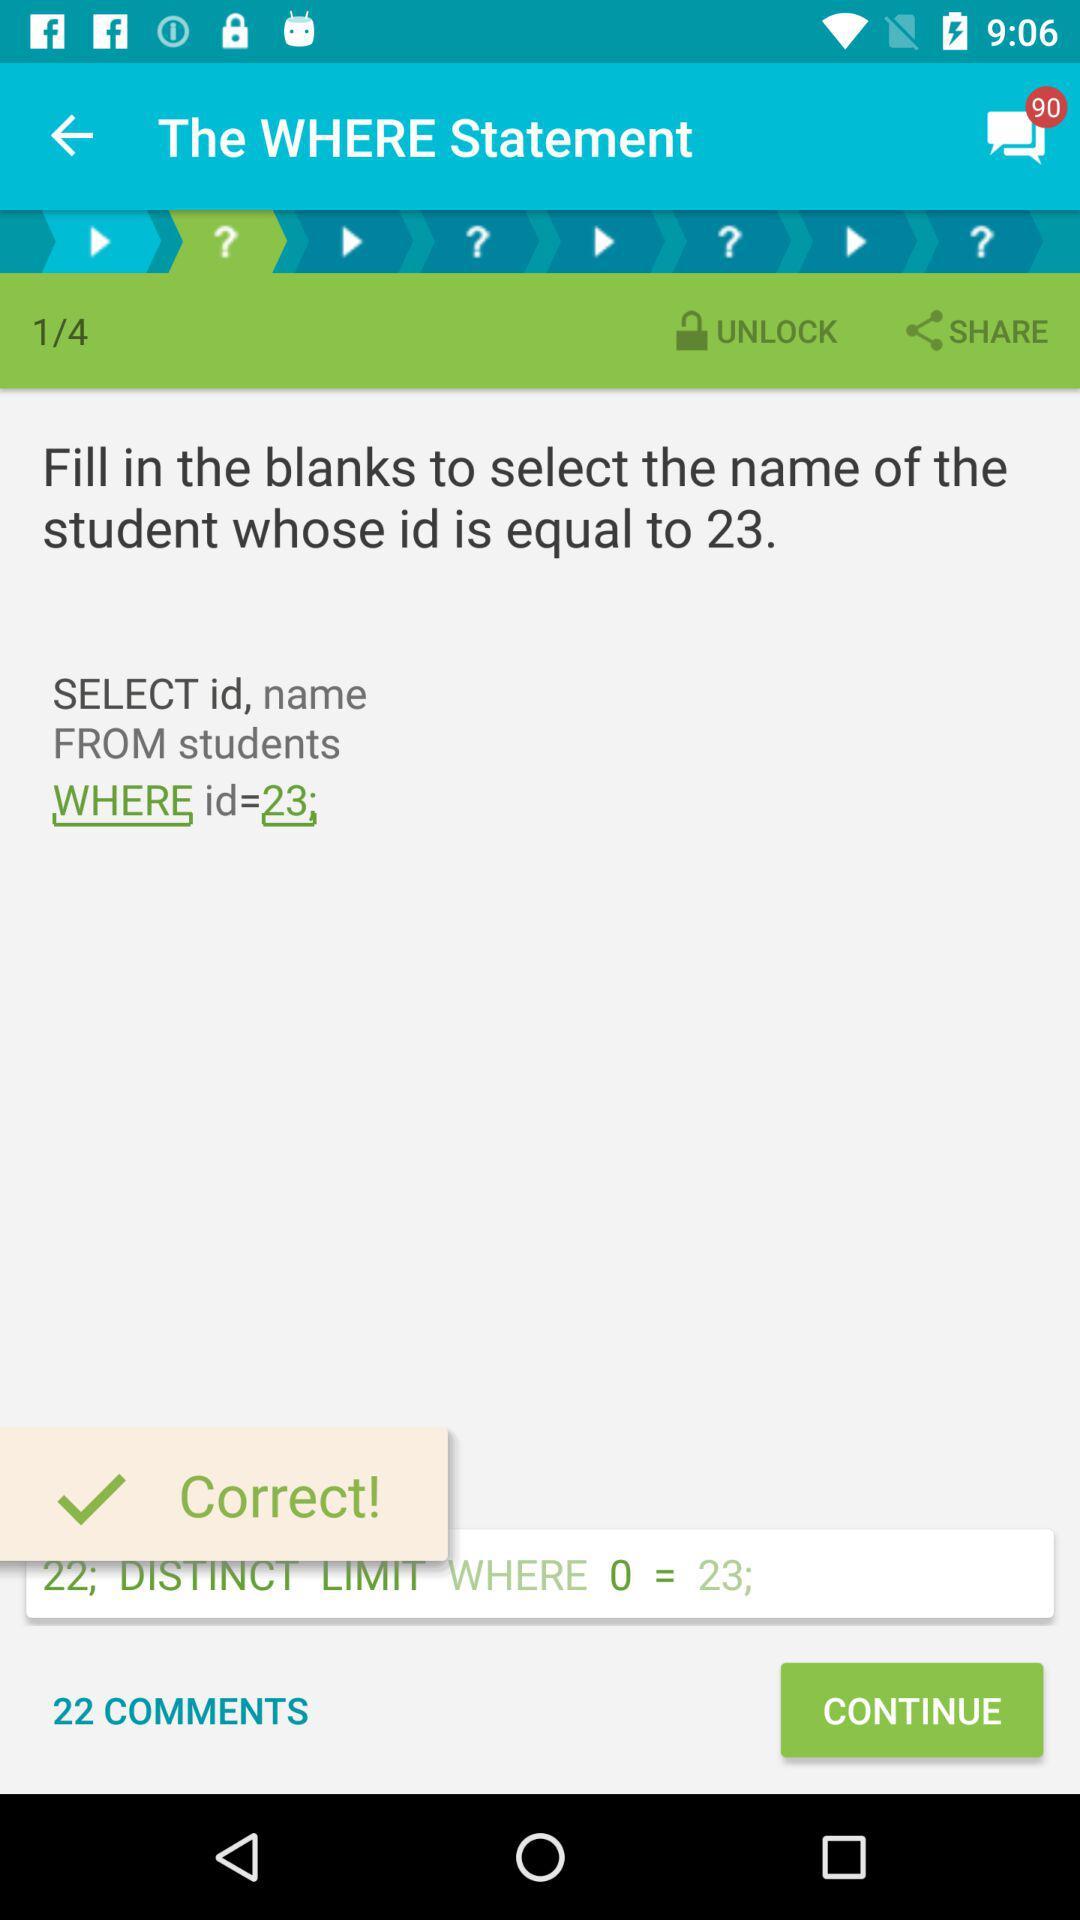 This screenshot has height=1920, width=1080. Describe the element at coordinates (99, 240) in the screenshot. I see `previous content` at that location.